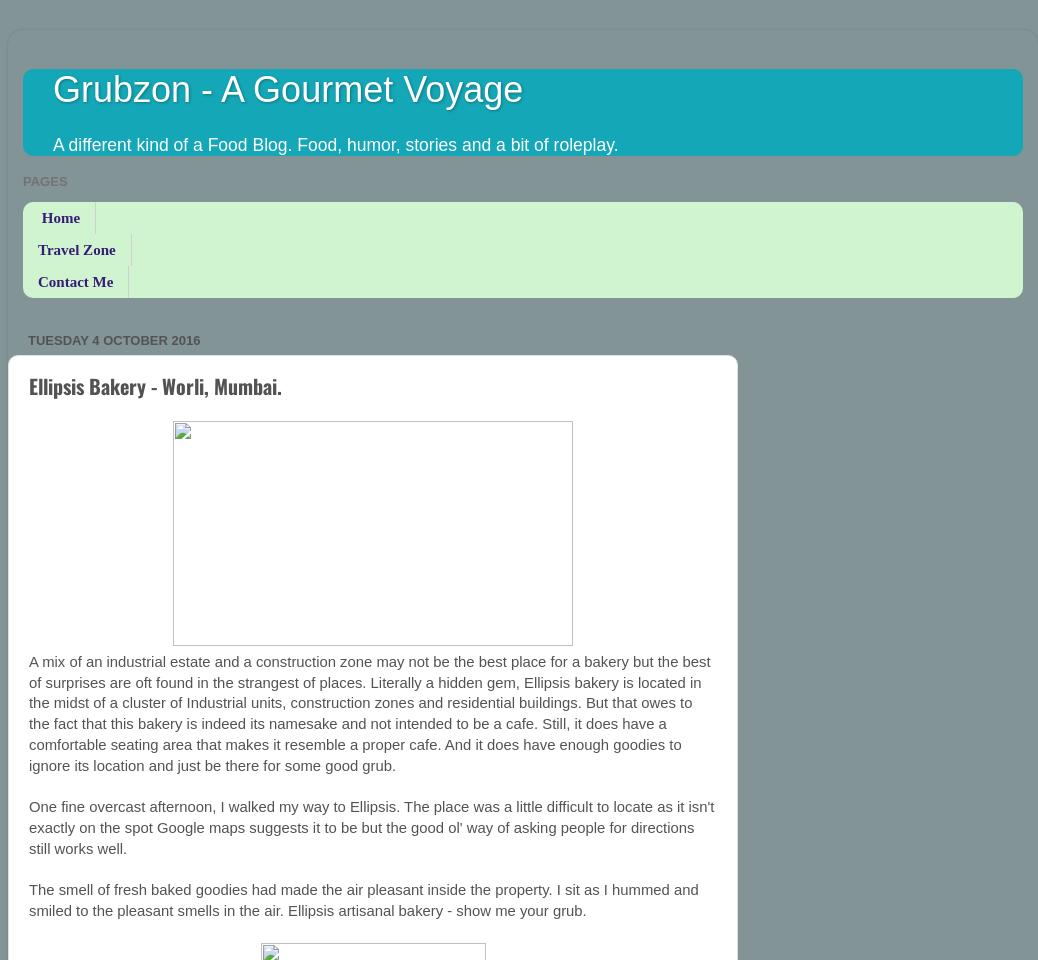 The width and height of the screenshot is (1038, 960). I want to click on 'Travel Zone', so click(75, 248).